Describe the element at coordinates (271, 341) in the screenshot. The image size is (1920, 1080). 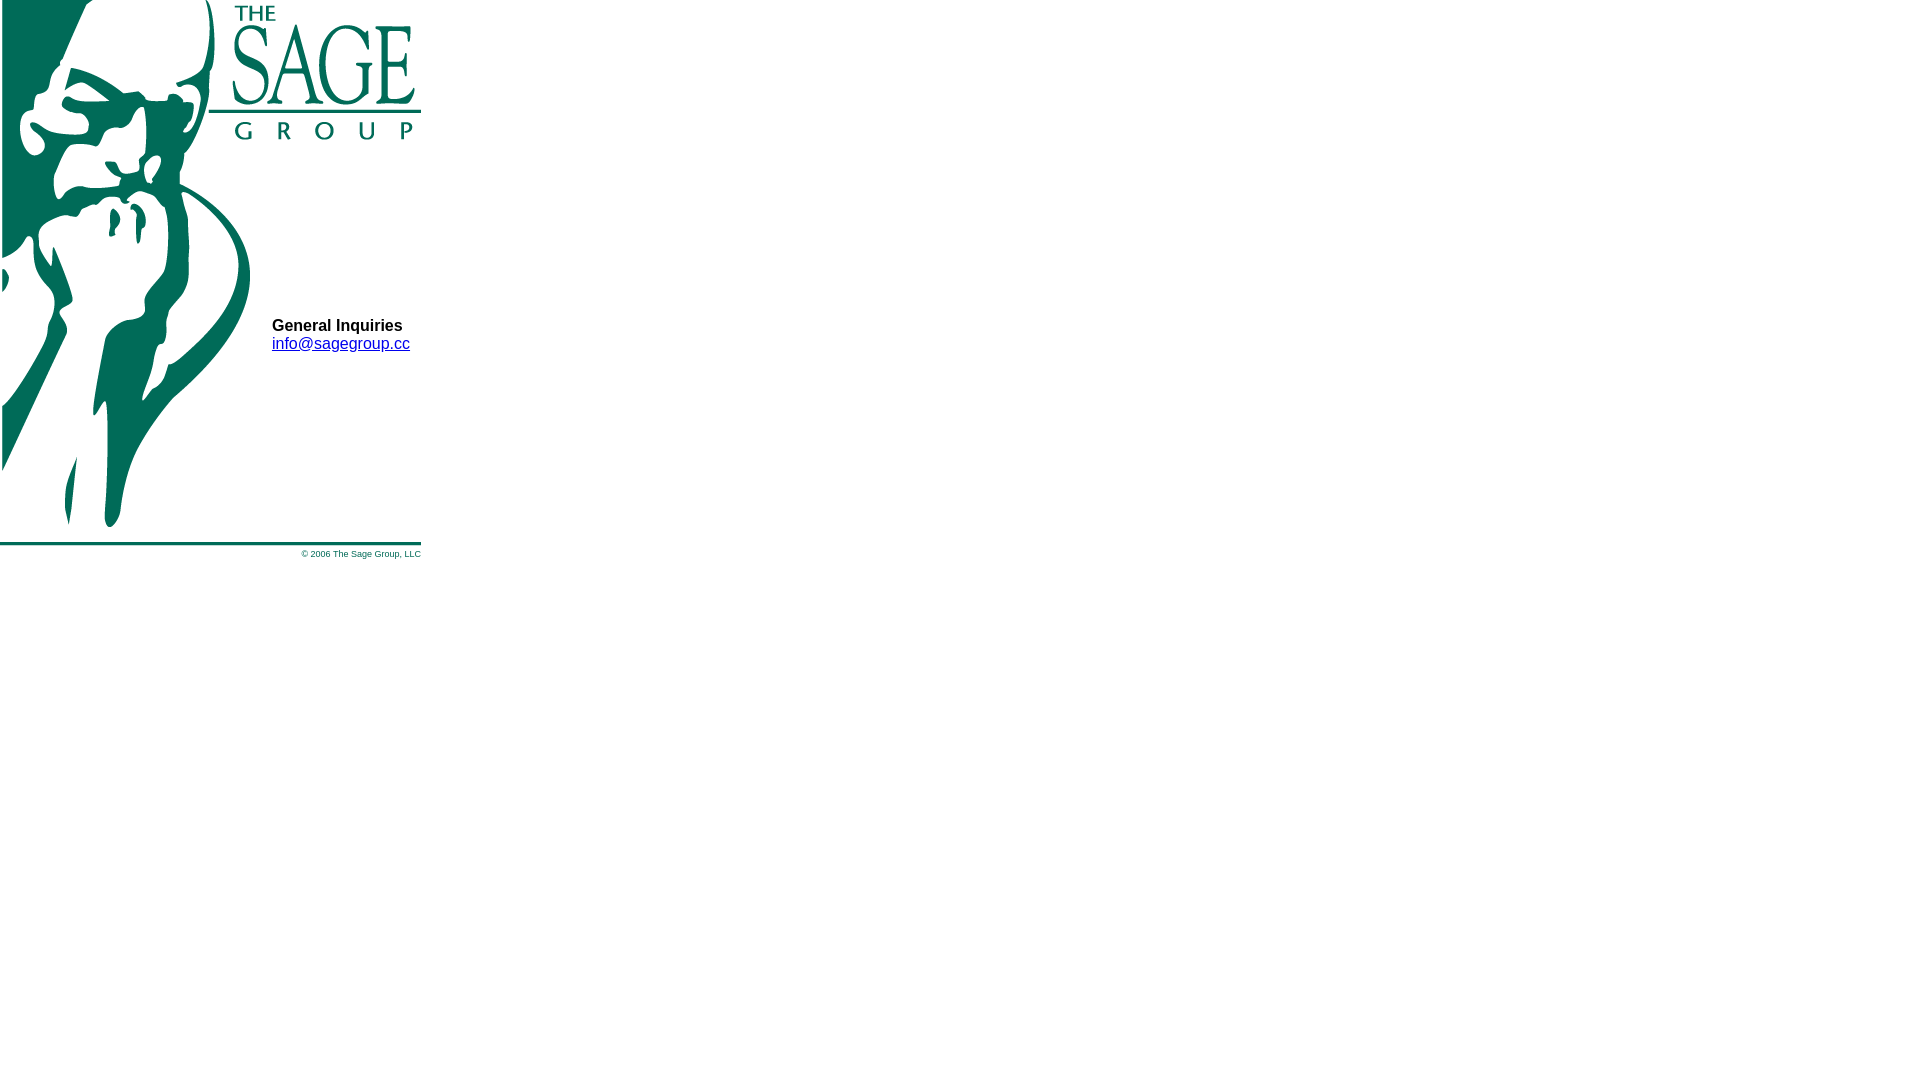
I see `'info@sagegroup.cc'` at that location.